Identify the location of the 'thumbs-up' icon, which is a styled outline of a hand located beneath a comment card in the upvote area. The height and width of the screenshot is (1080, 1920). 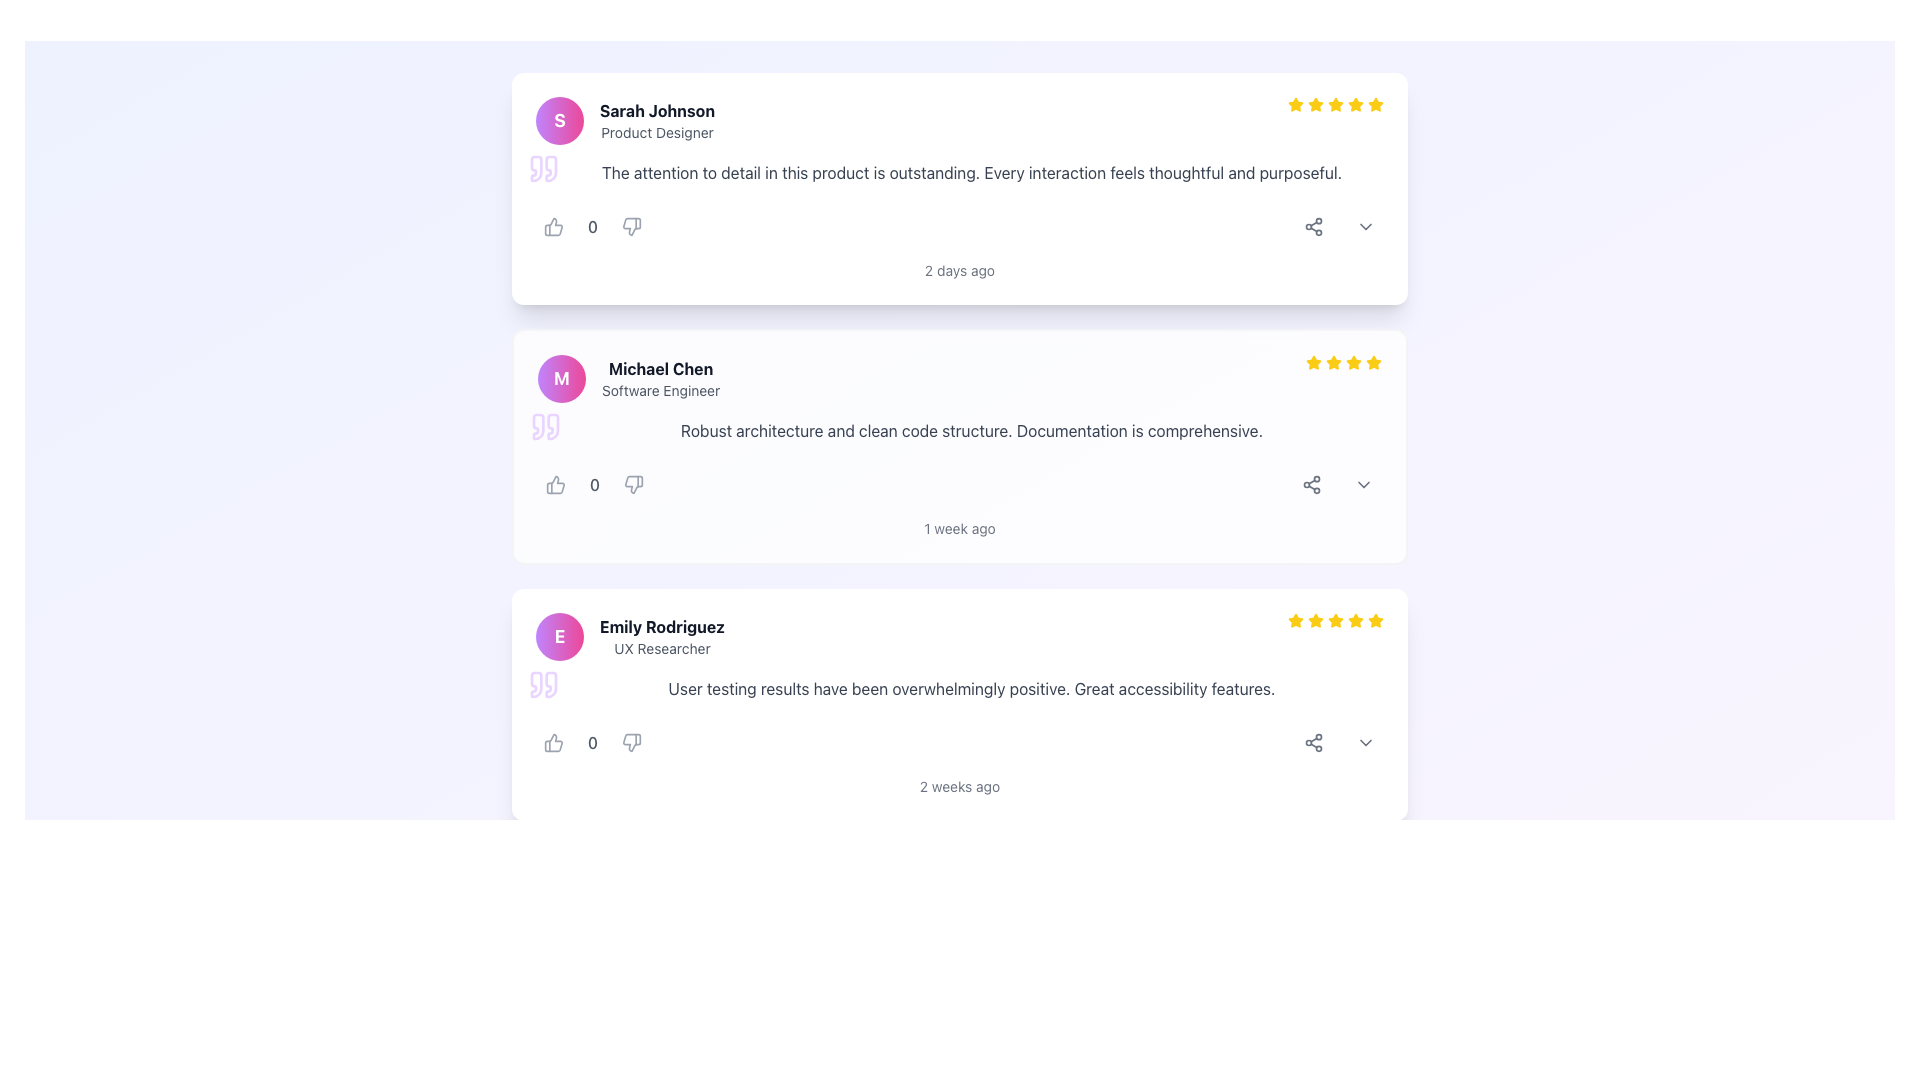
(555, 485).